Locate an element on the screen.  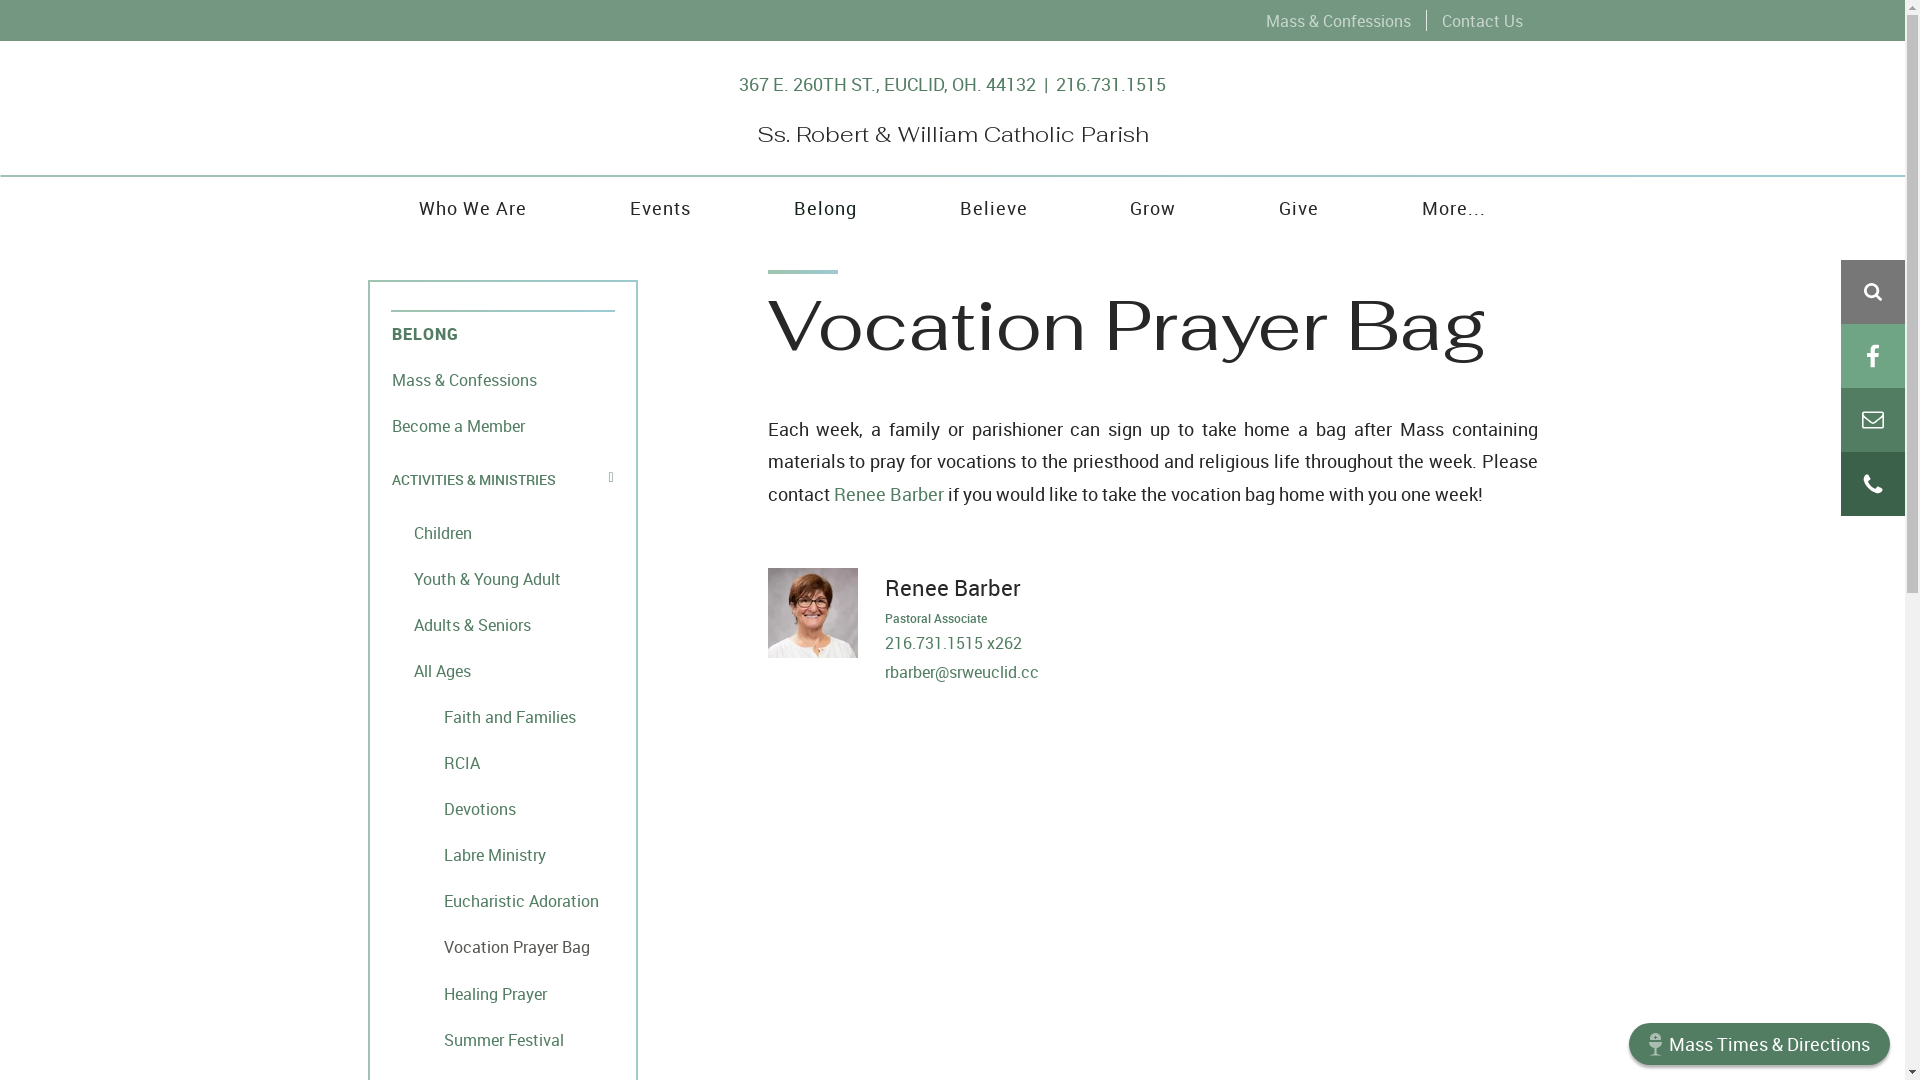
'Phone' is located at coordinates (1871, 483).